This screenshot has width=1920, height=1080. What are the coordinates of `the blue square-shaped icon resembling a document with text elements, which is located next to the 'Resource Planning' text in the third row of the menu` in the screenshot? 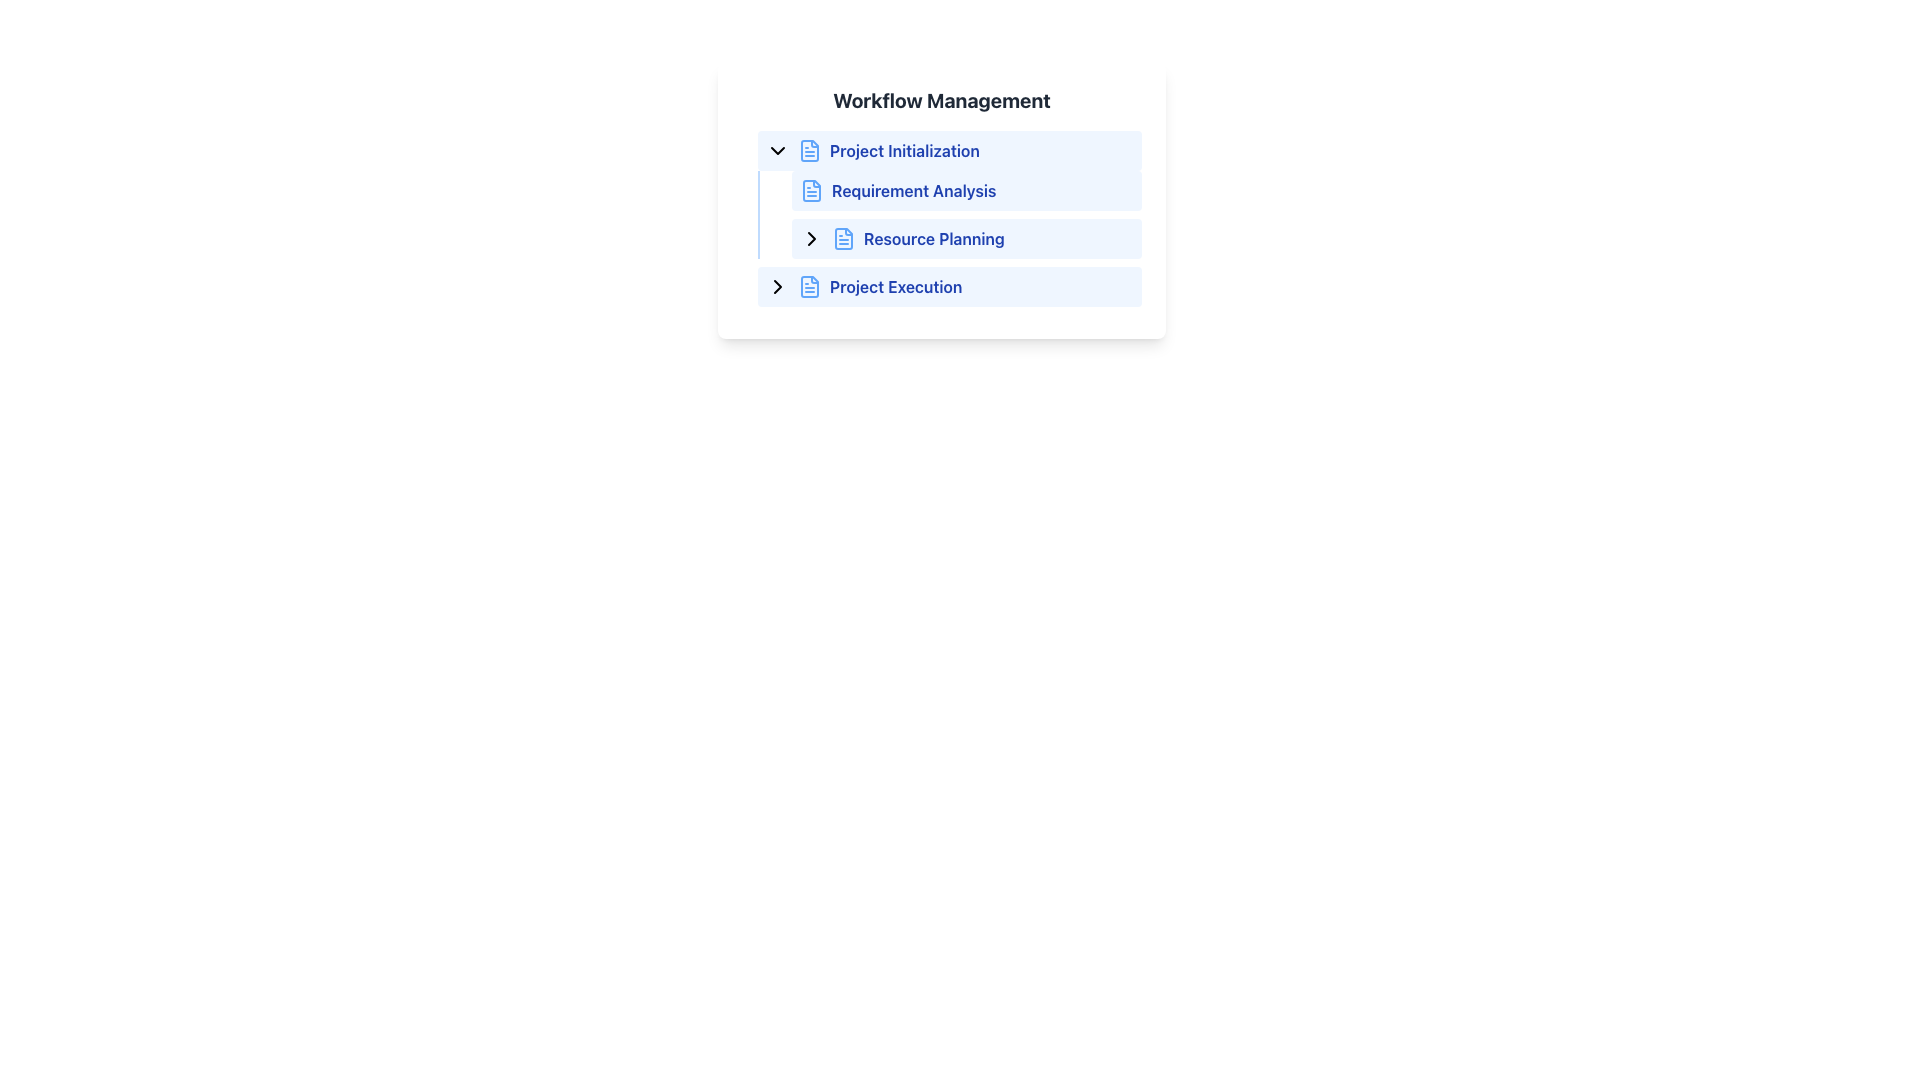 It's located at (844, 238).